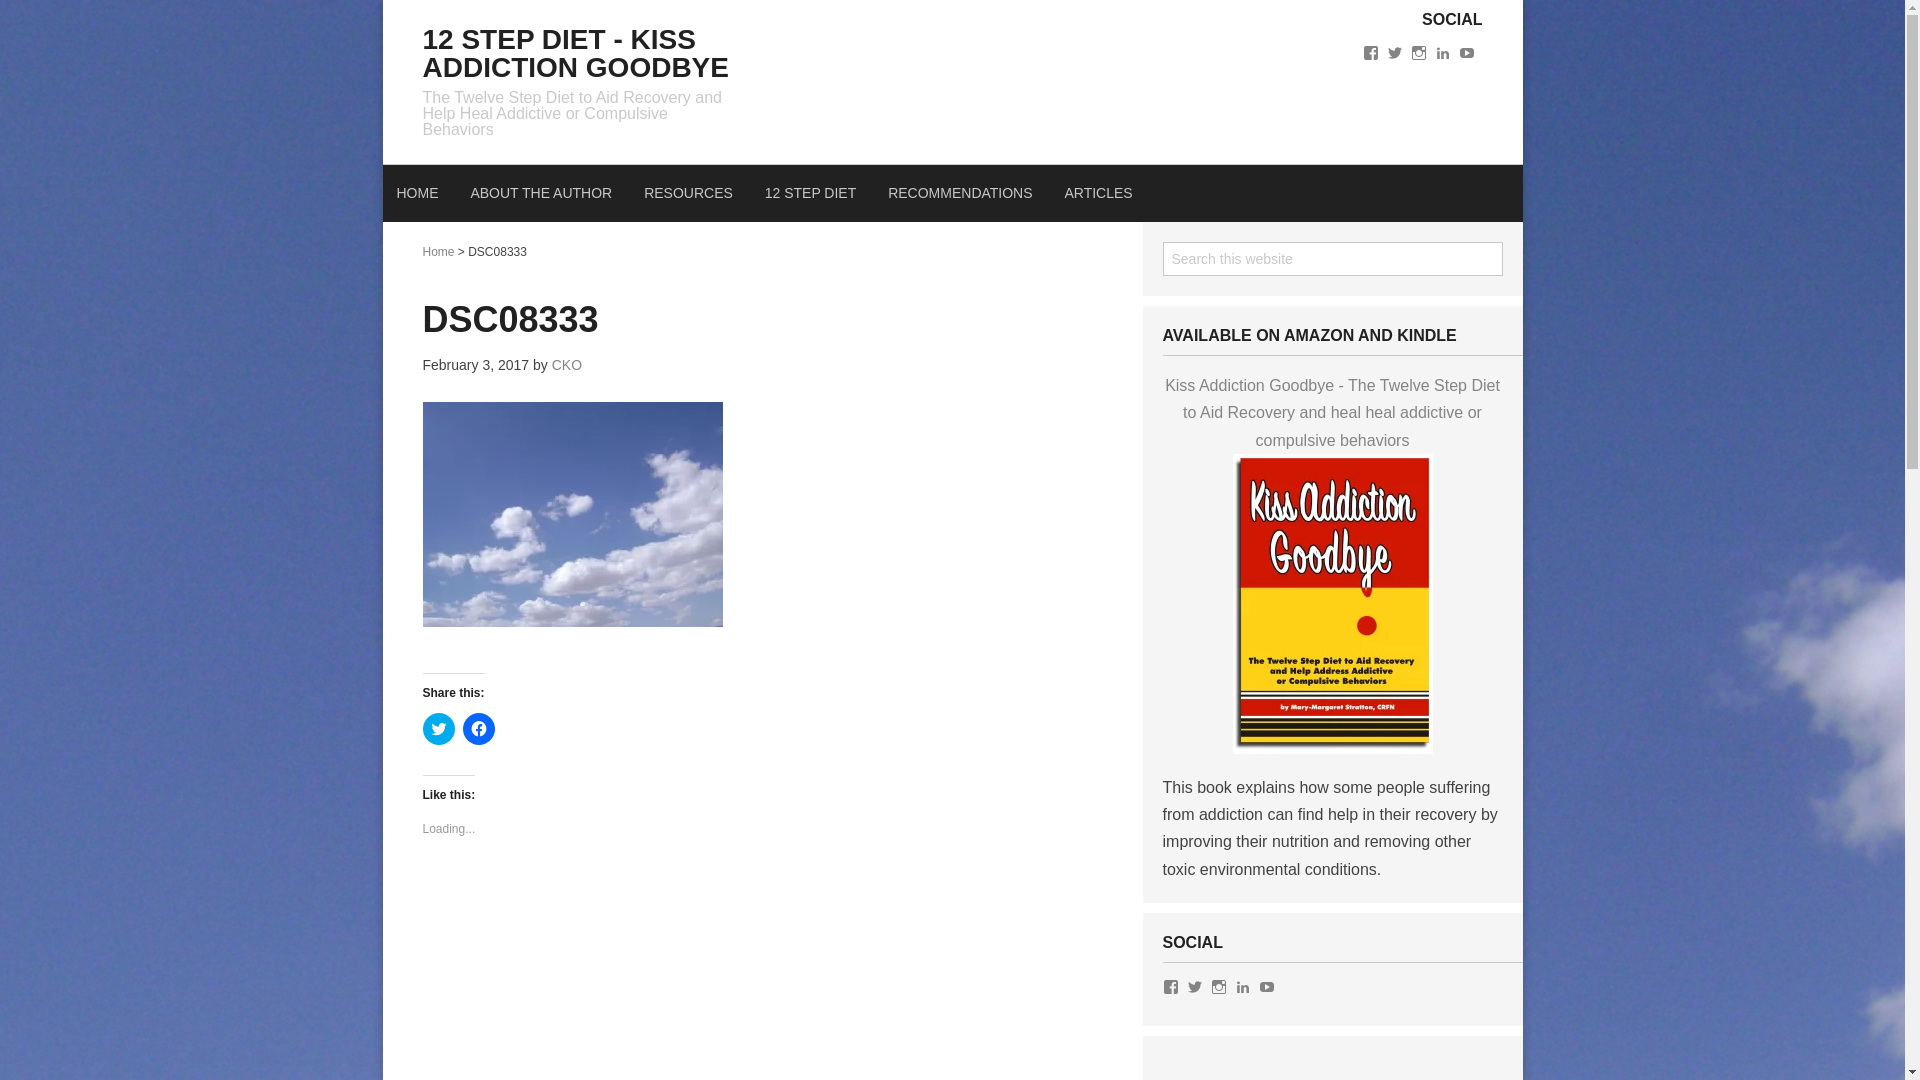  Describe the element at coordinates (1502, 240) in the screenshot. I see `'Search'` at that location.